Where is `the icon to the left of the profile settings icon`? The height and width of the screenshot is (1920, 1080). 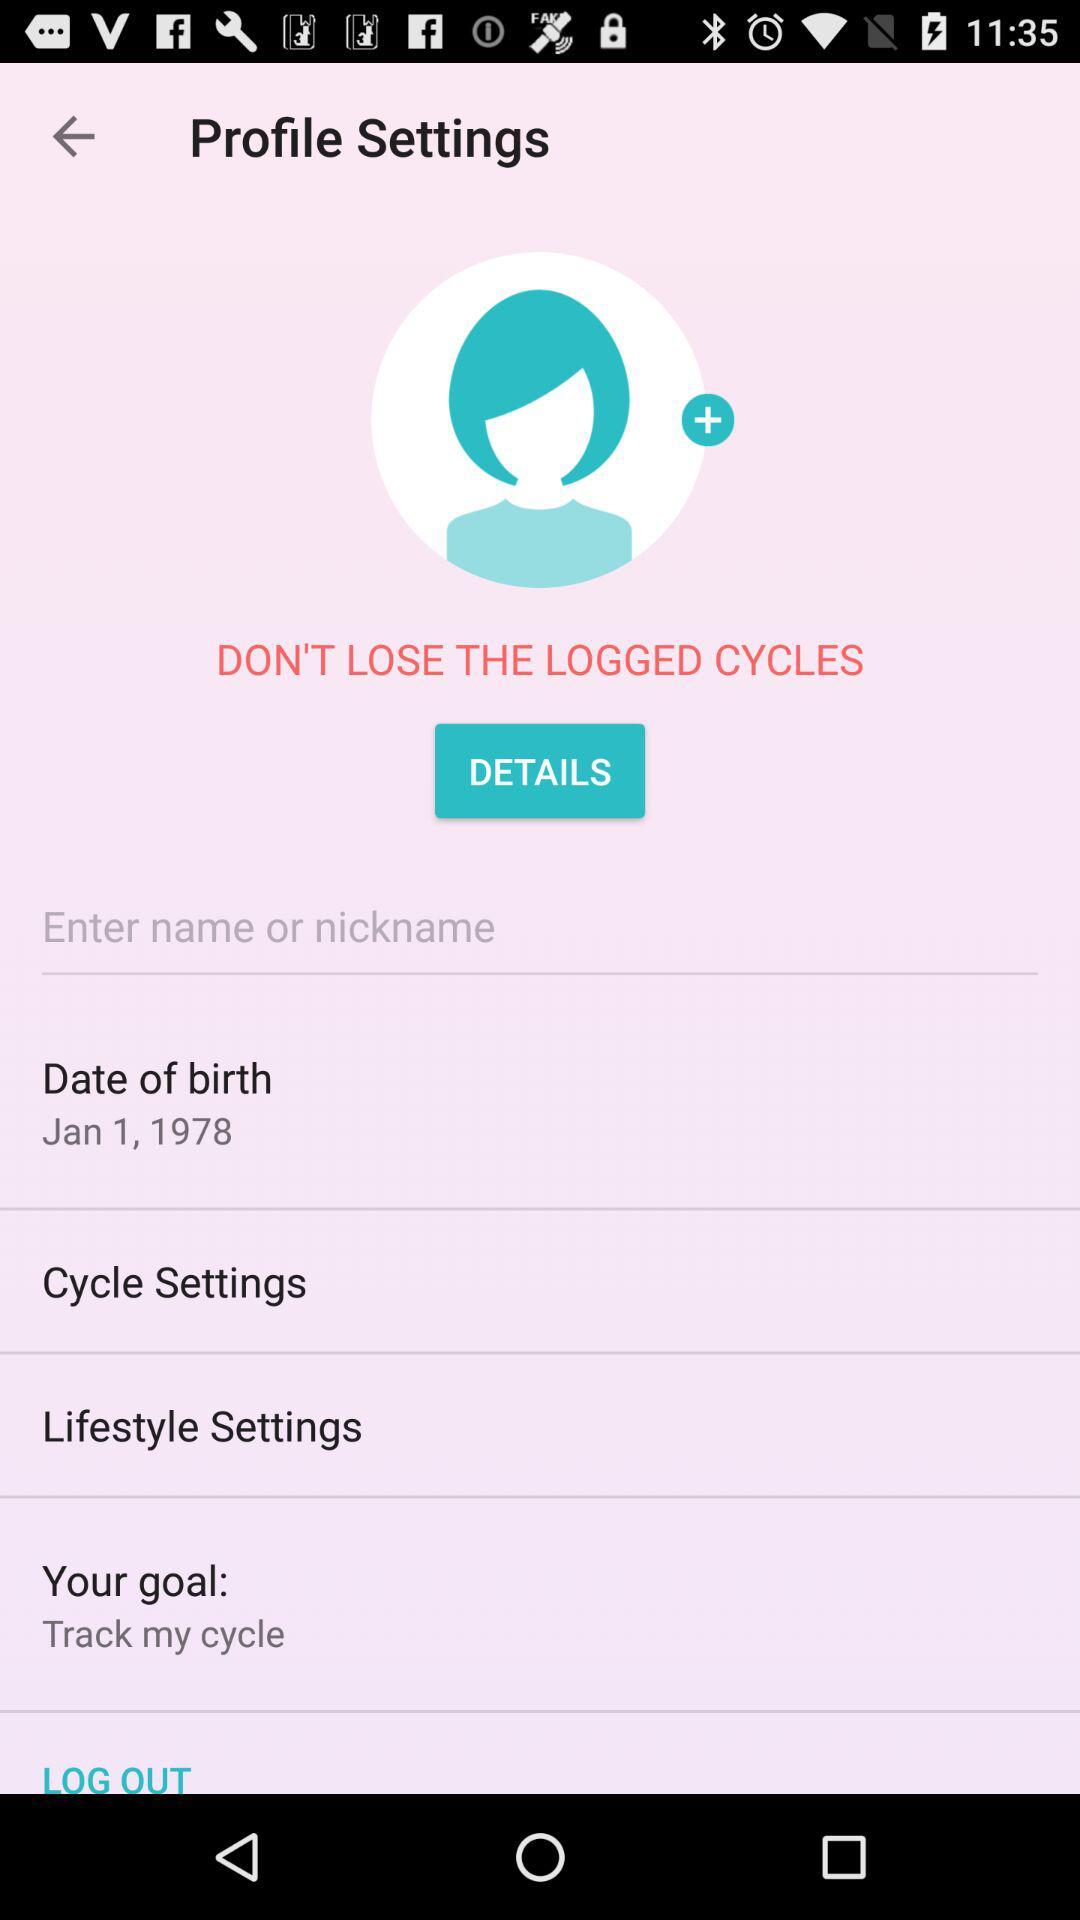 the icon to the left of the profile settings icon is located at coordinates (72, 135).